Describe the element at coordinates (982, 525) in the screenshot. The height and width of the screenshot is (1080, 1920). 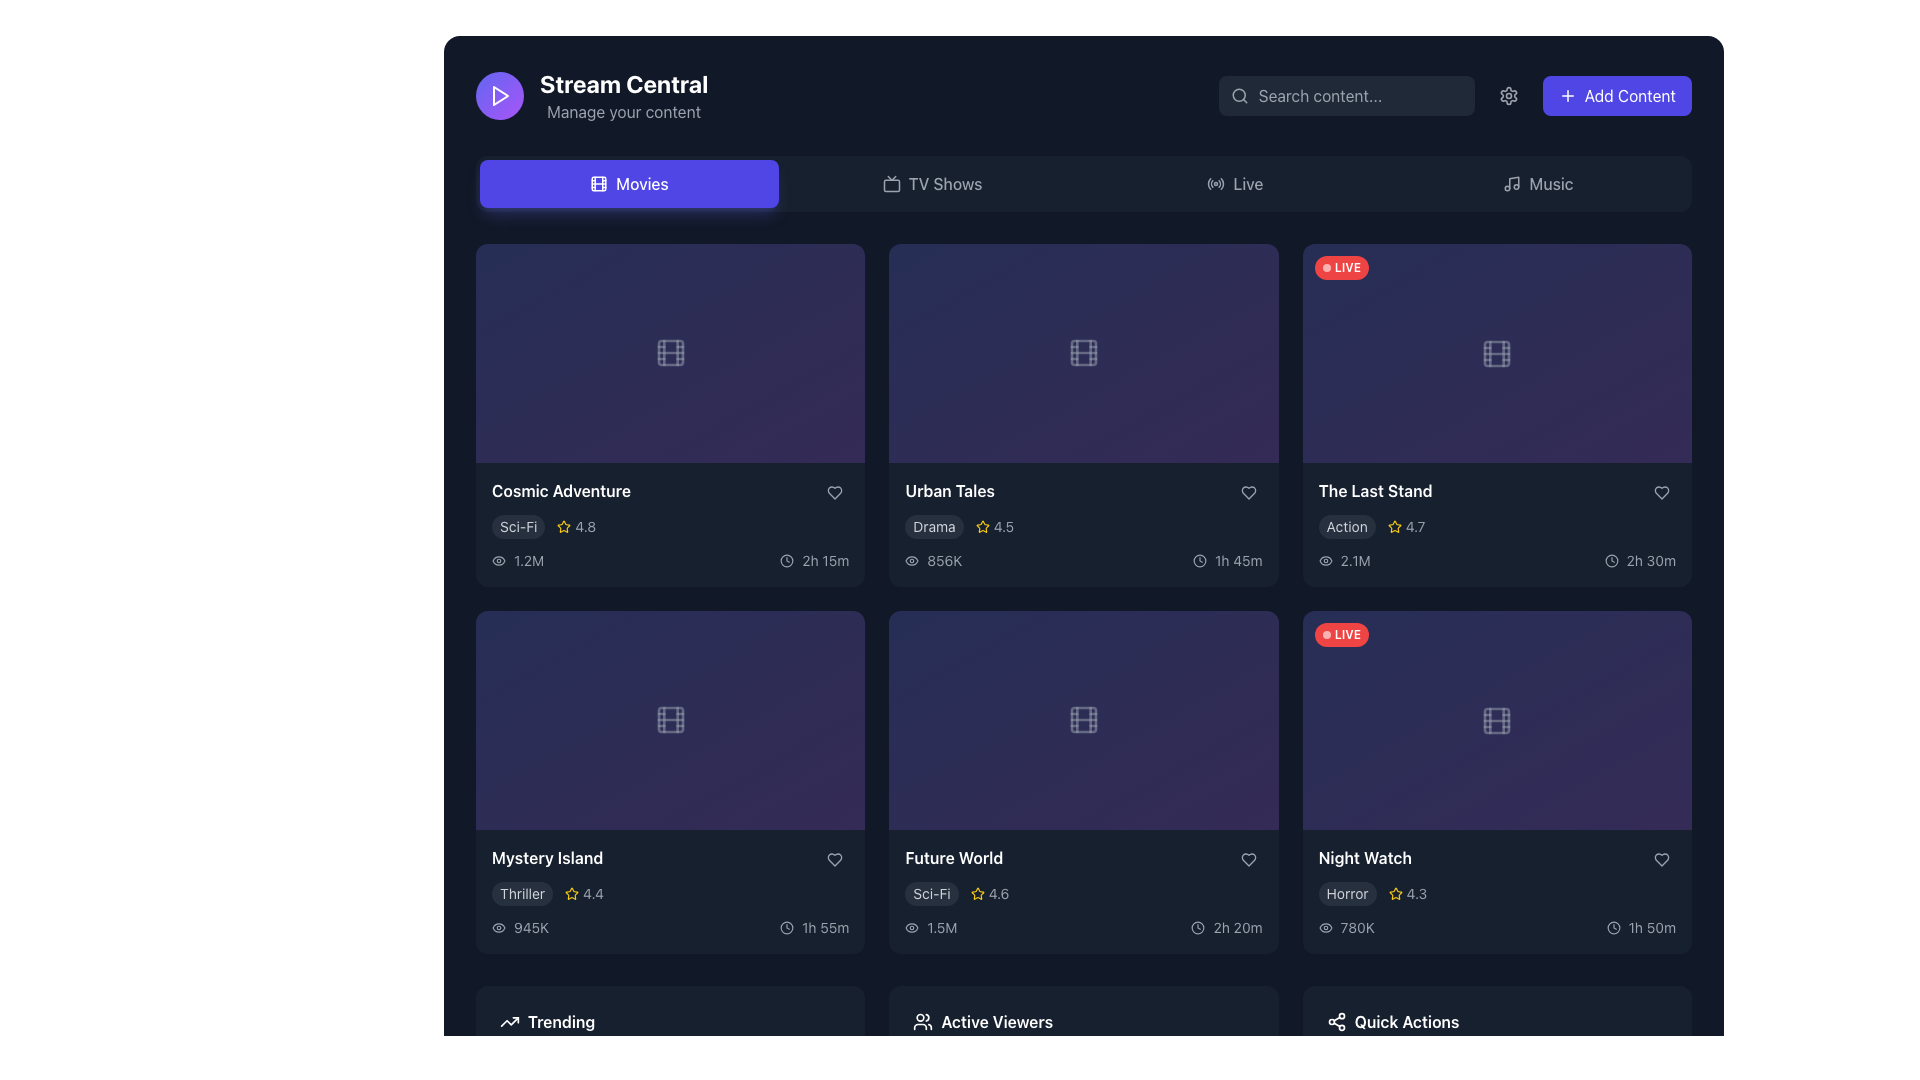
I see `the star vector icon in the rating display system for the 'Urban Tales' card, located next to the numerical rating '4.5'` at that location.